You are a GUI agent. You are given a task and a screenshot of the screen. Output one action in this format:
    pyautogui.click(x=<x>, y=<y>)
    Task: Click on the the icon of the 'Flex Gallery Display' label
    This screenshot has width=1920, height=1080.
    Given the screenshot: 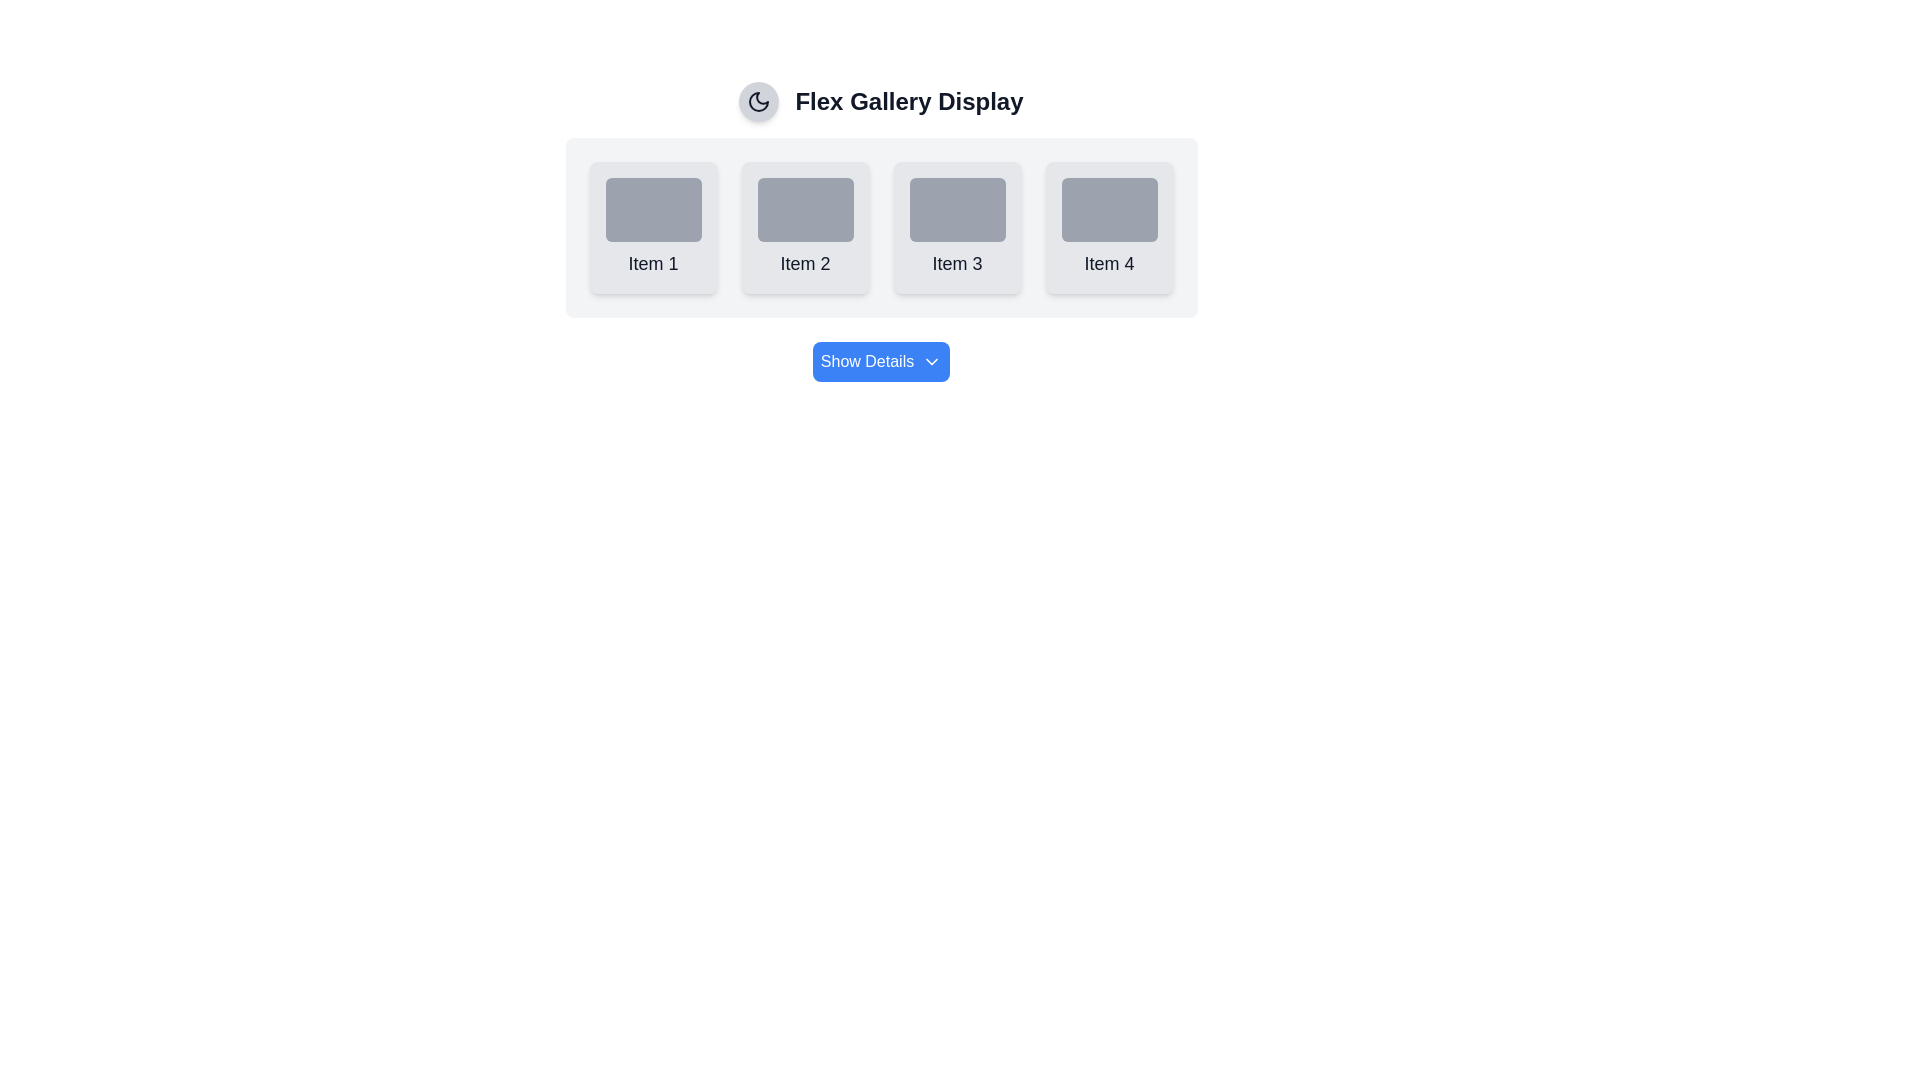 What is the action you would take?
    pyautogui.click(x=880, y=101)
    